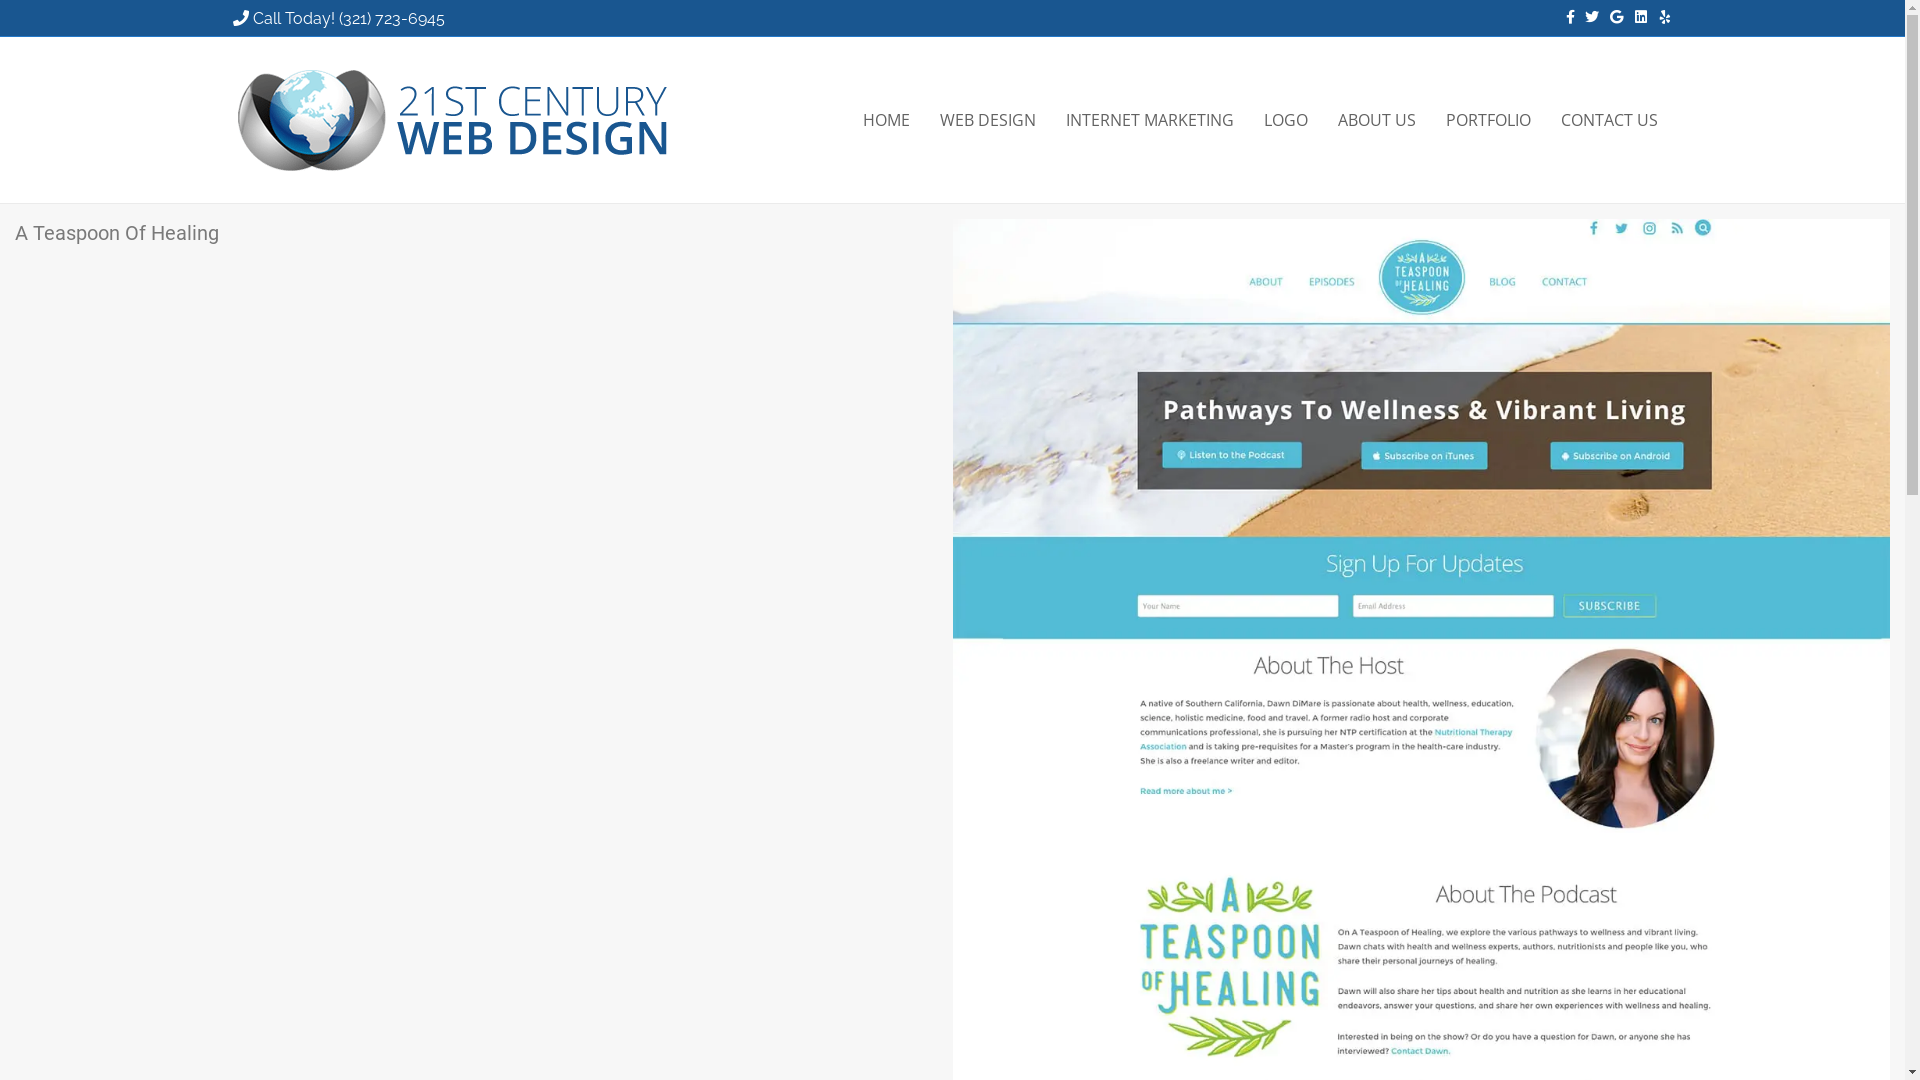 The image size is (1920, 1080). I want to click on 'HOME', so click(885, 119).